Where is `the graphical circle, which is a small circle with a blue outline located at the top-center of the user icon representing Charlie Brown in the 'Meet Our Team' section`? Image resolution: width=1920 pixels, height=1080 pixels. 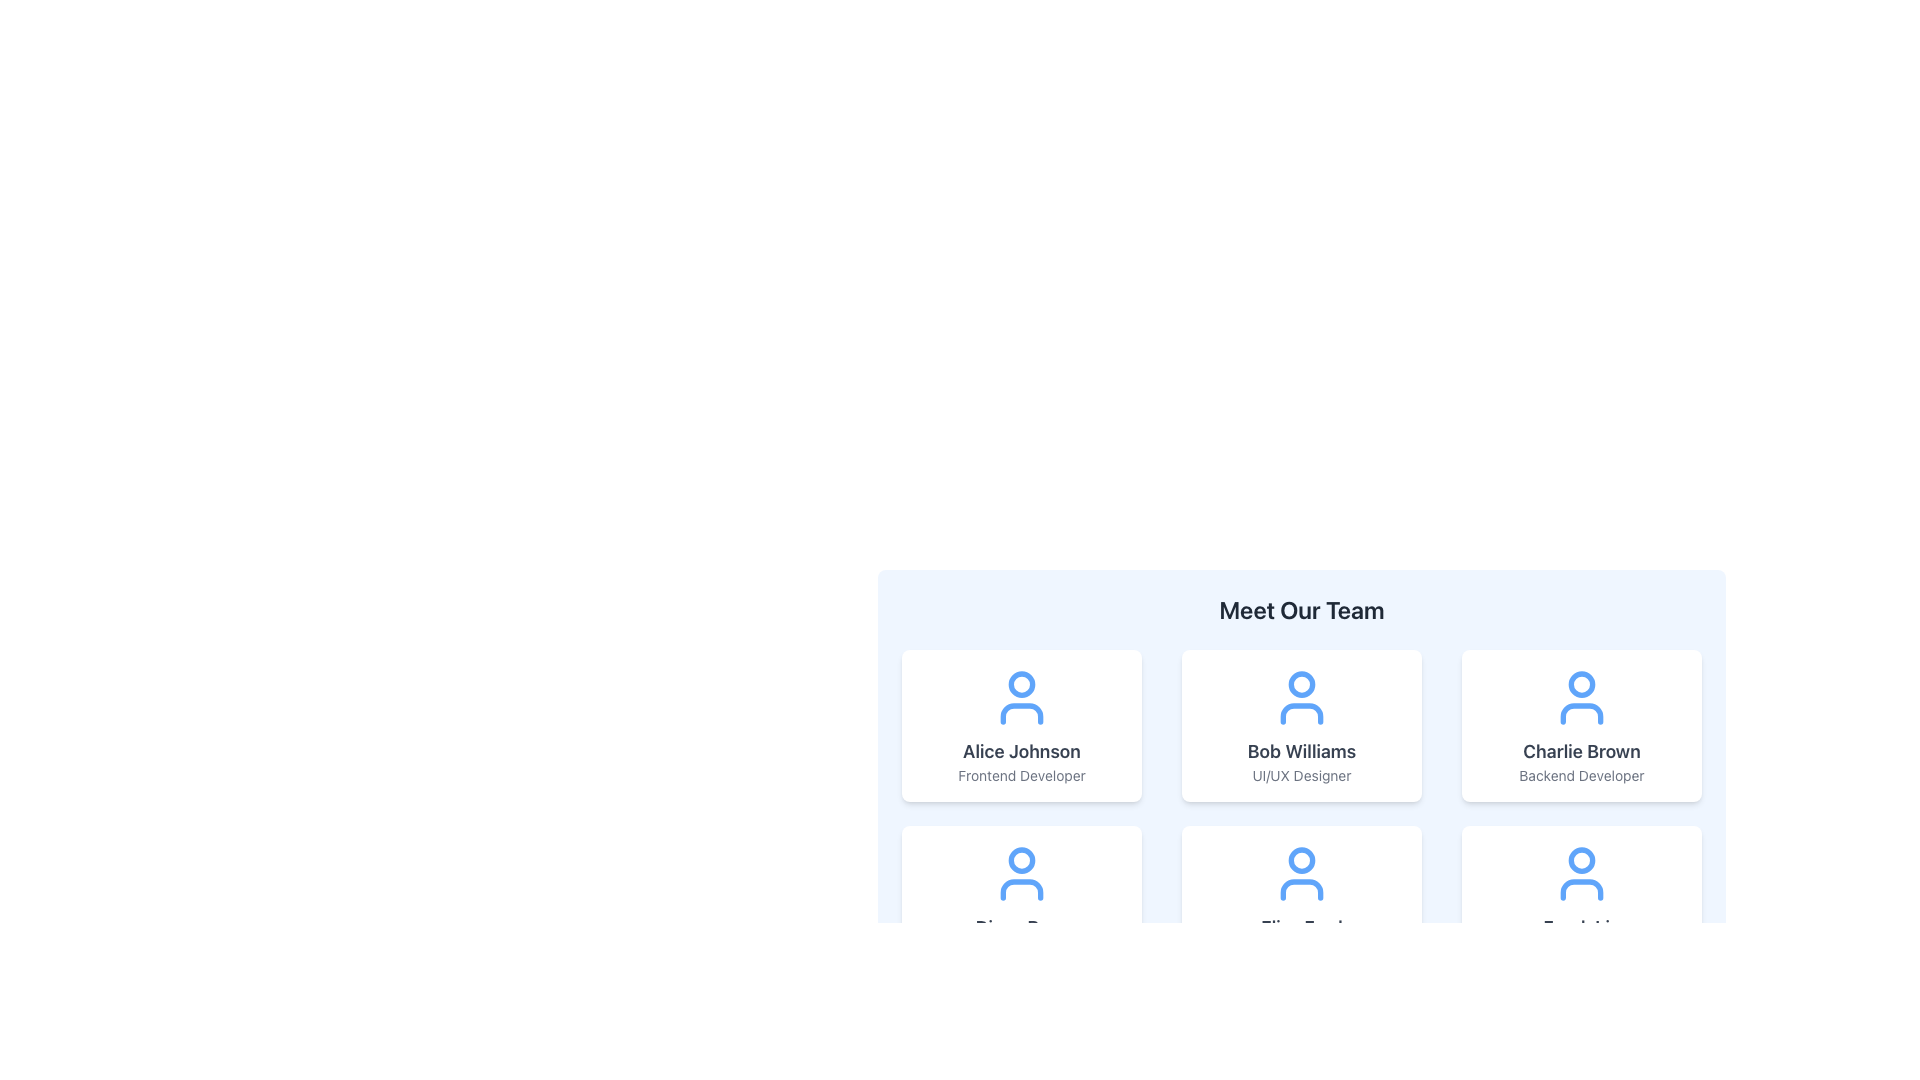 the graphical circle, which is a small circle with a blue outline located at the top-center of the user icon representing Charlie Brown in the 'Meet Our Team' section is located at coordinates (1581, 682).